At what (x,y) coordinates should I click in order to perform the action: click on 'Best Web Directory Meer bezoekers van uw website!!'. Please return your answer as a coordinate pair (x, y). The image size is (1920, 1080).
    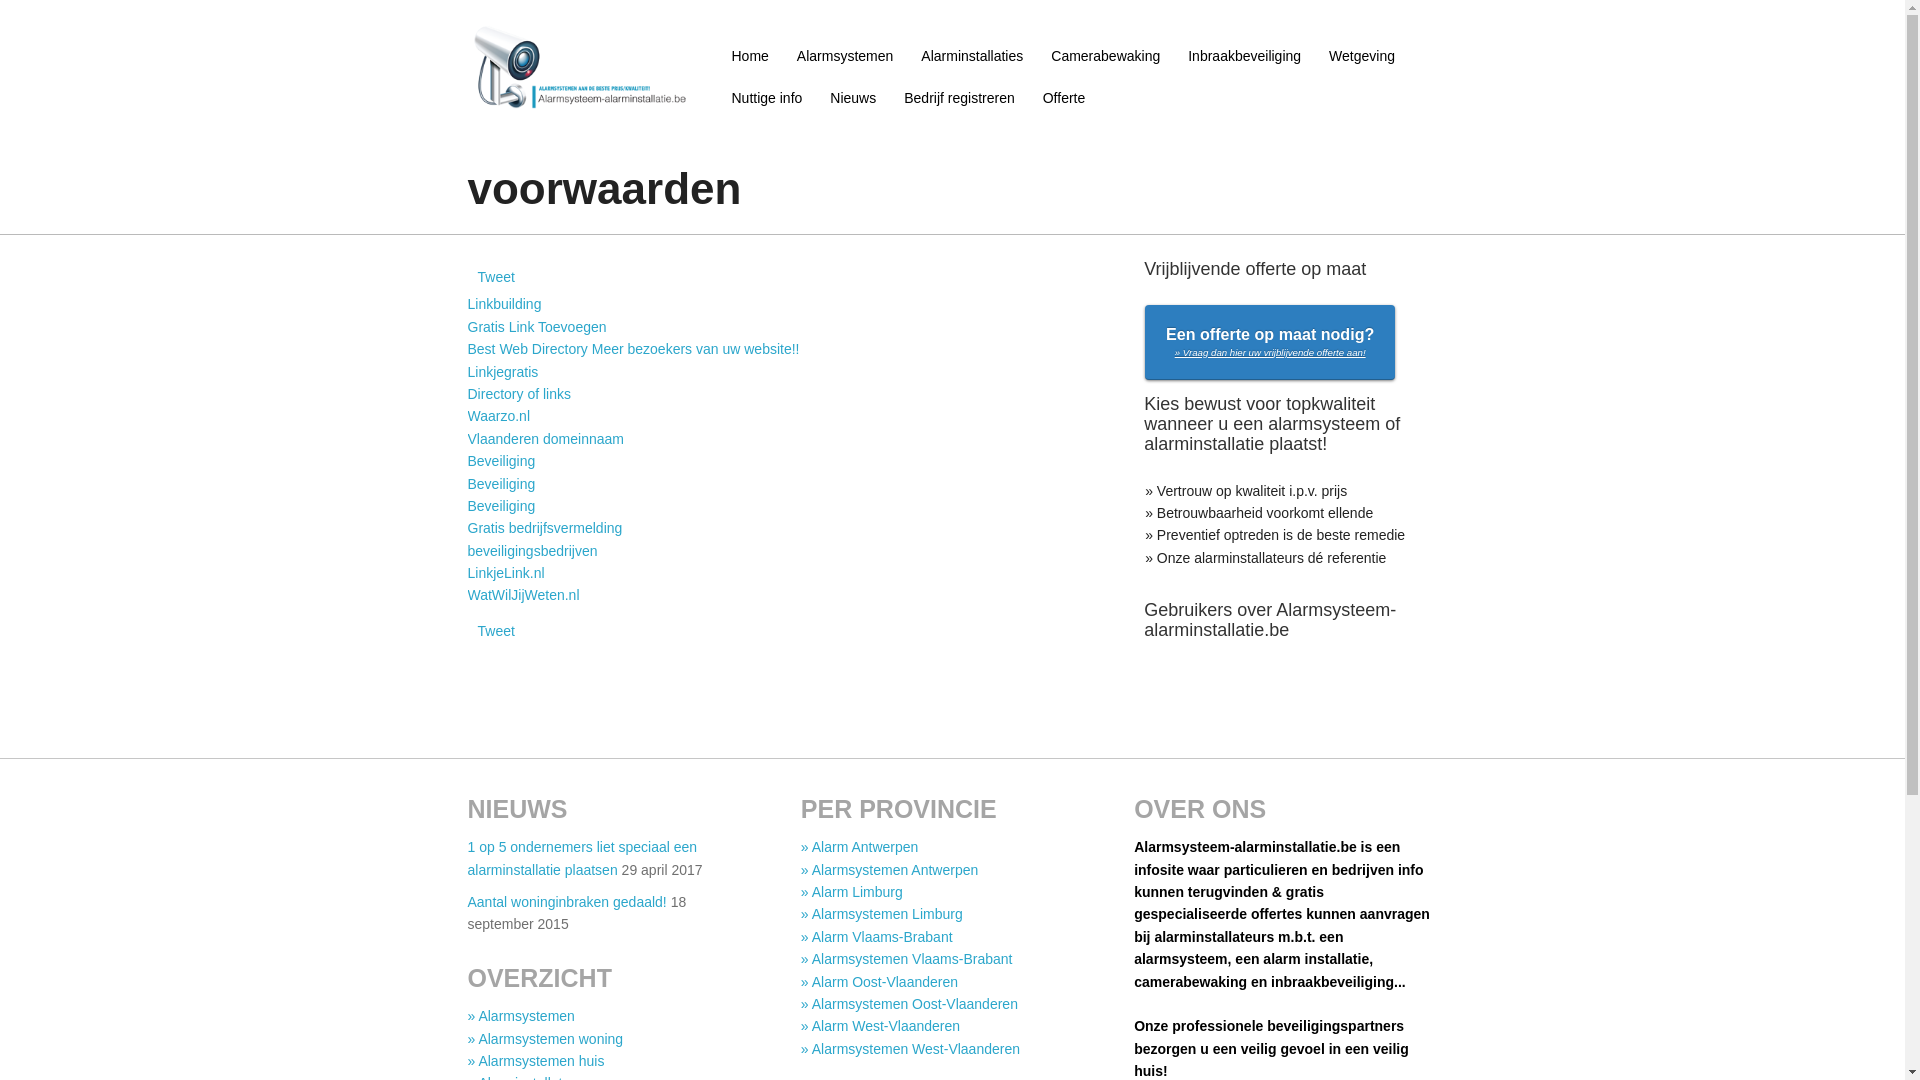
    Looking at the image, I should click on (632, 347).